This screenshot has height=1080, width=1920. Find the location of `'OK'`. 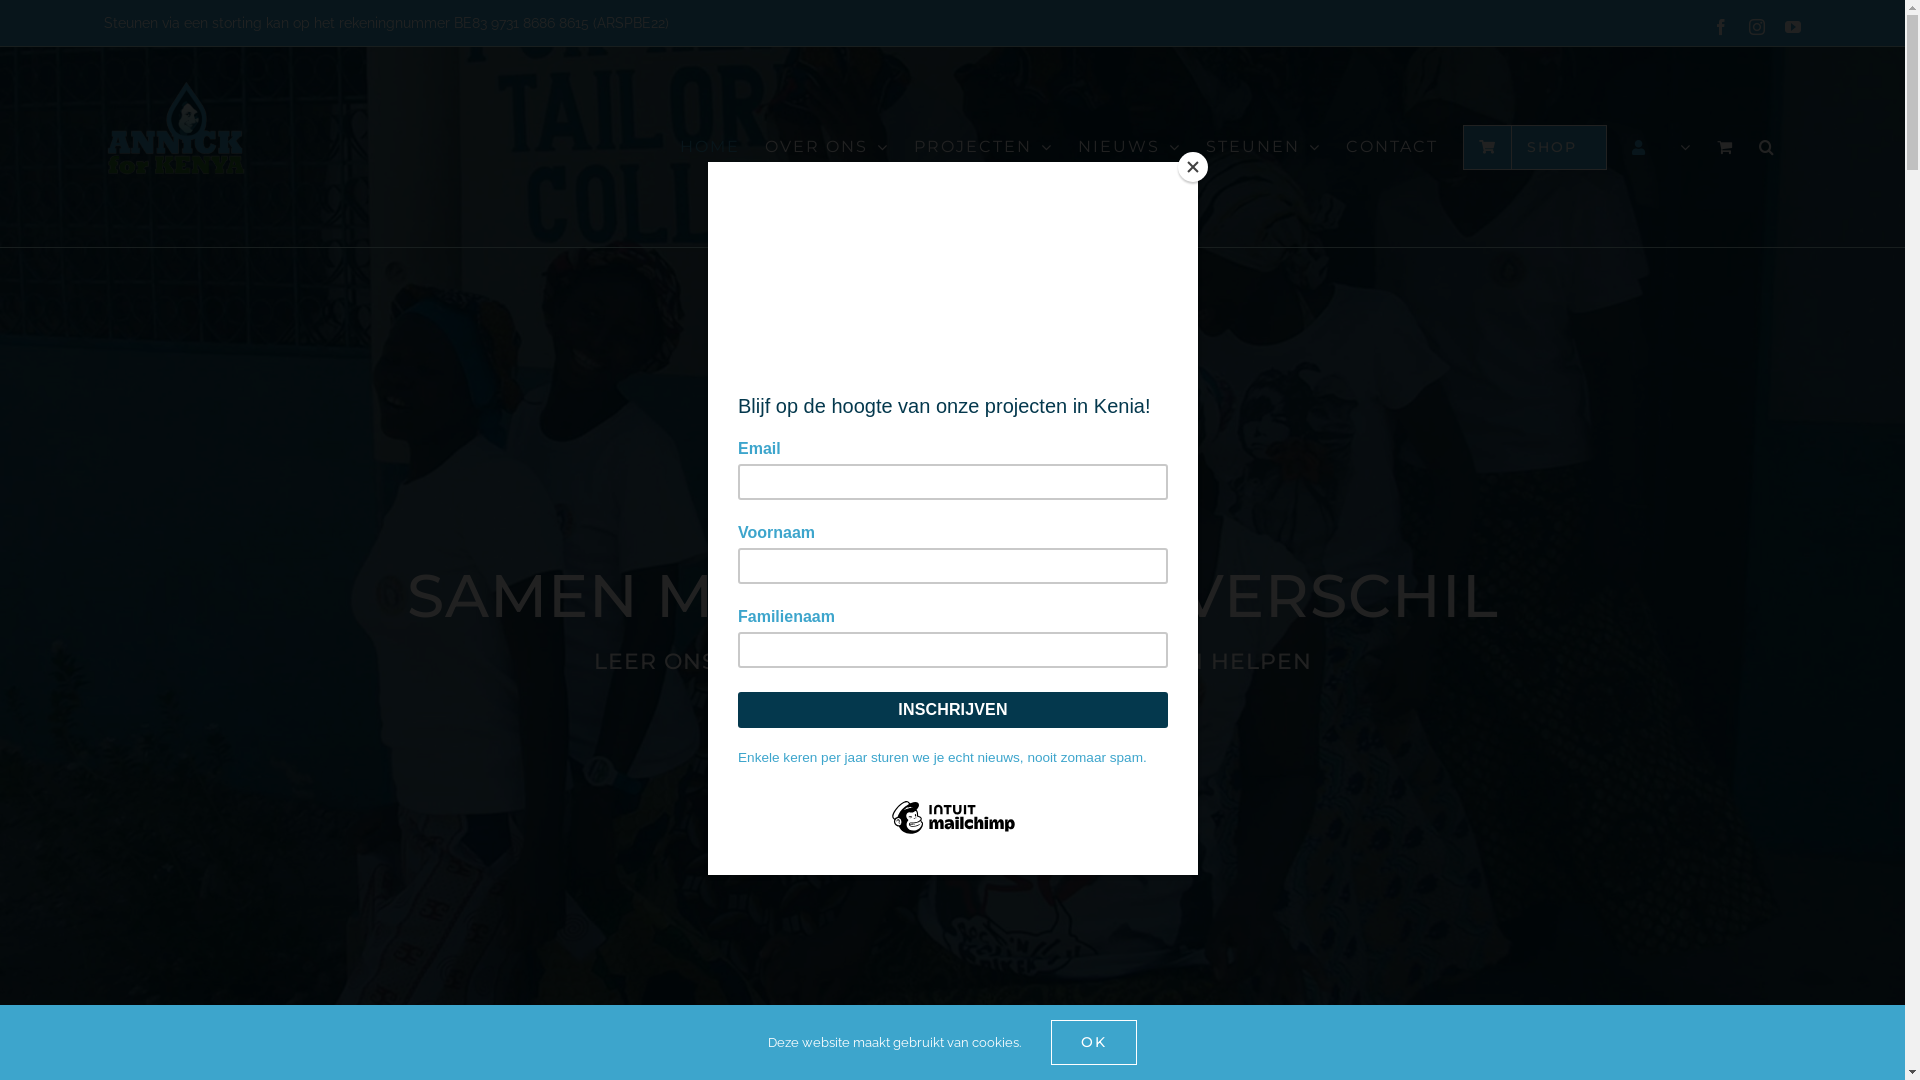

'OK' is located at coordinates (1093, 1041).